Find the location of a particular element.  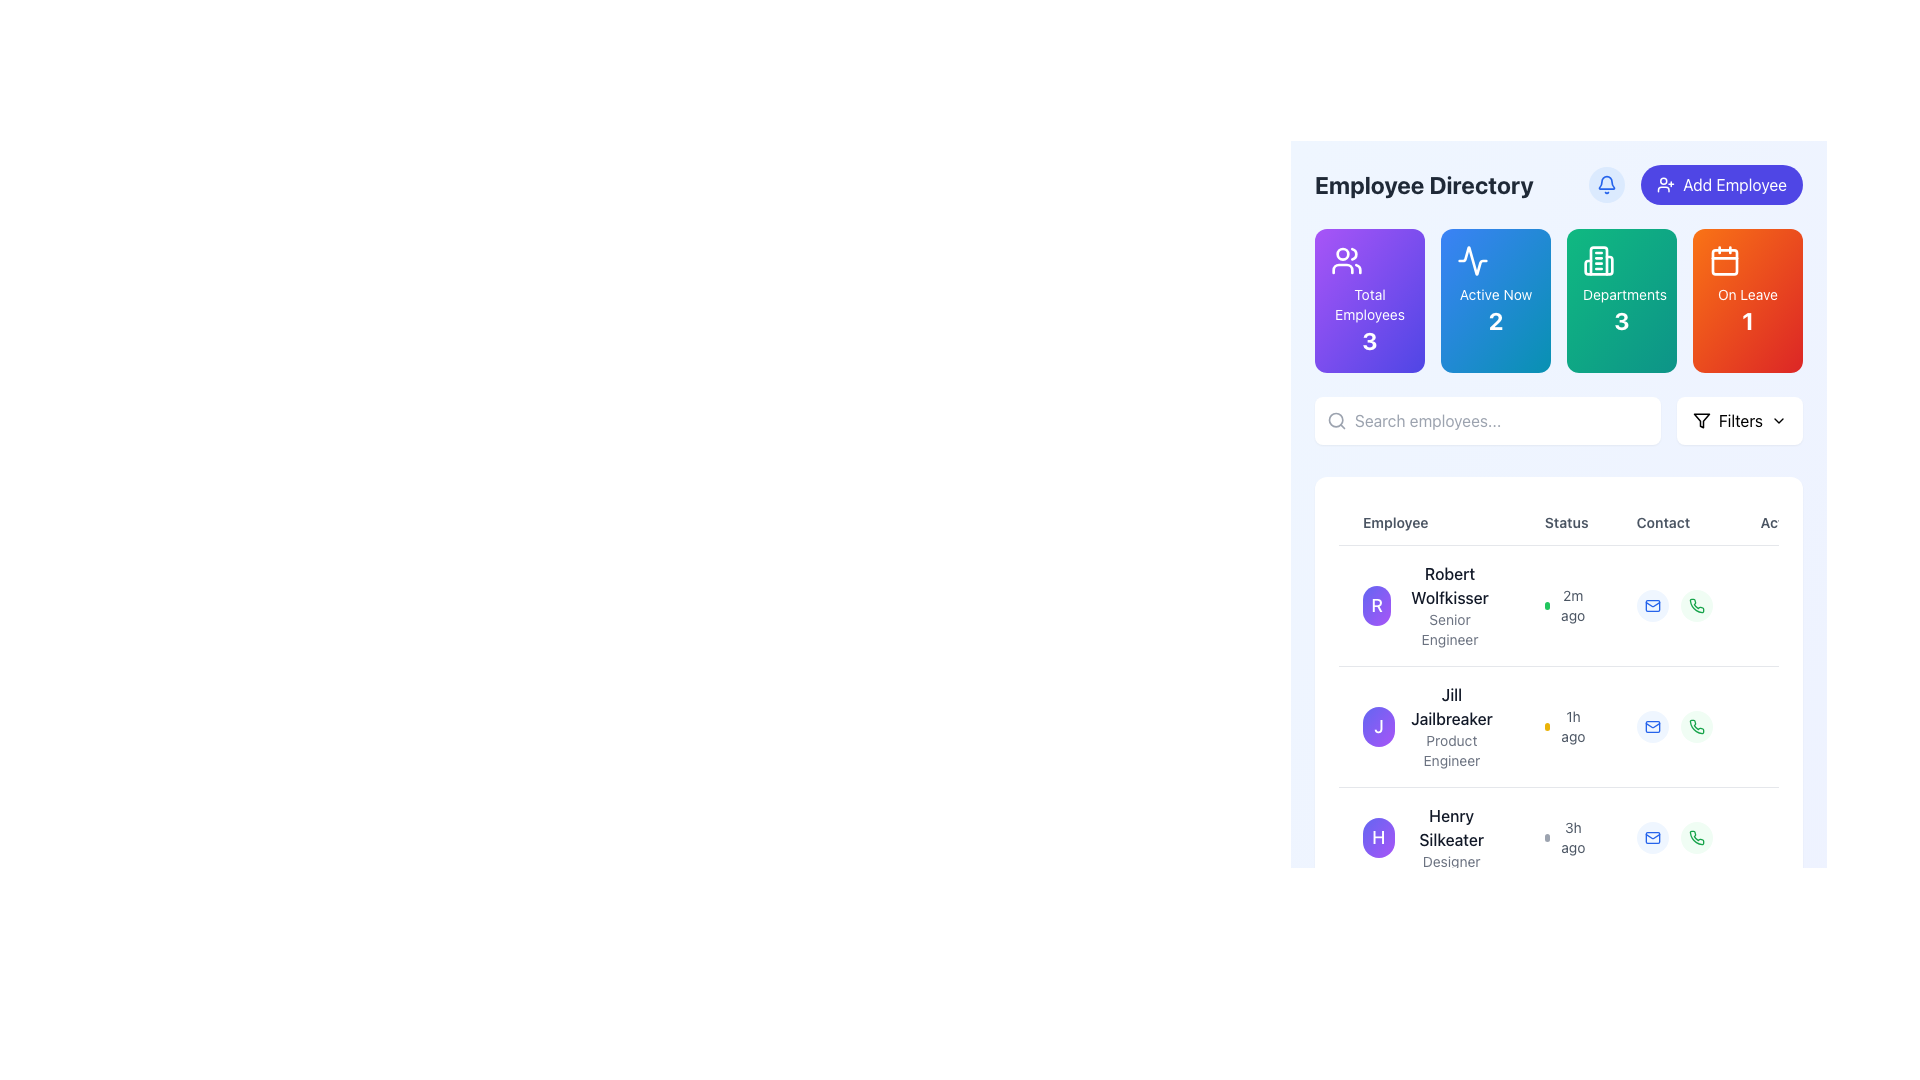

the envelope icon button in the 'Contact' column of the second row in the 'Employee Directory' interface to compose an email is located at coordinates (1651, 726).